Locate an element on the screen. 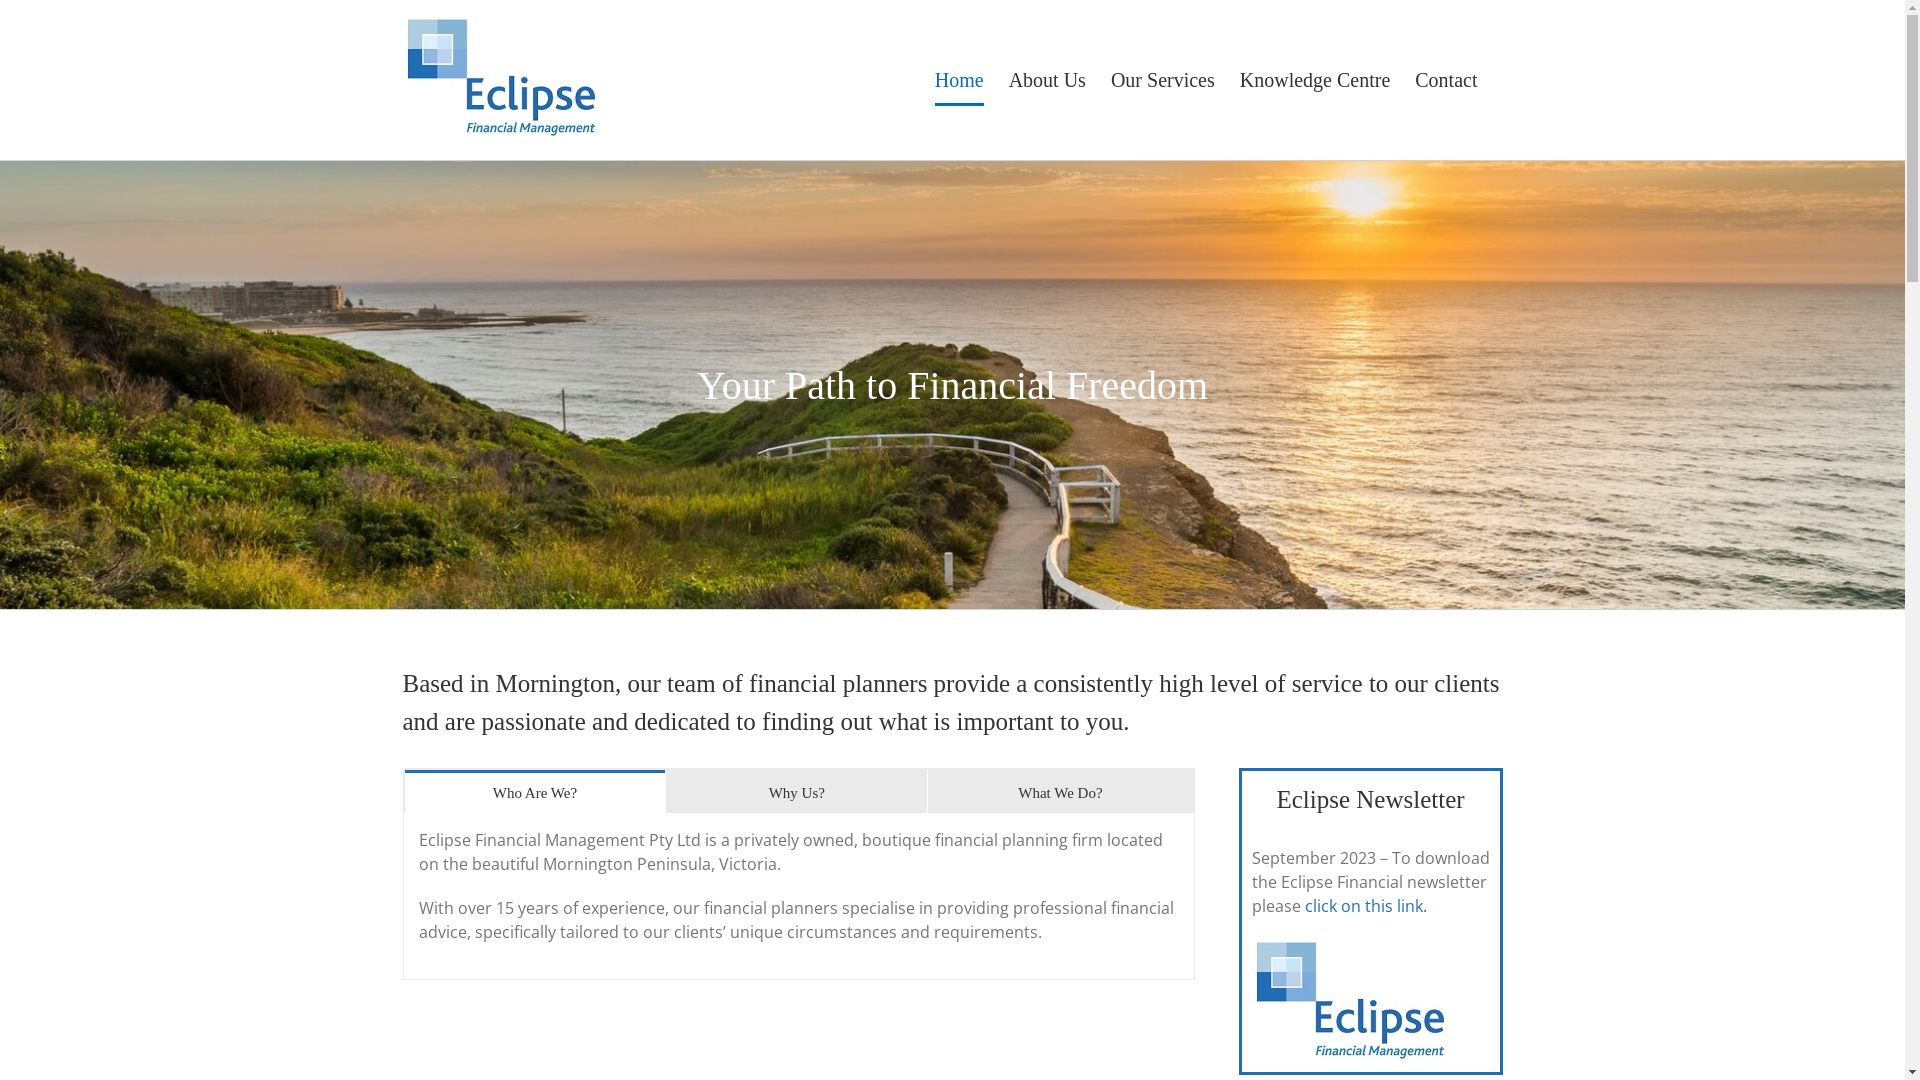  'EclipseFM-logo-2017' is located at coordinates (1251, 999).